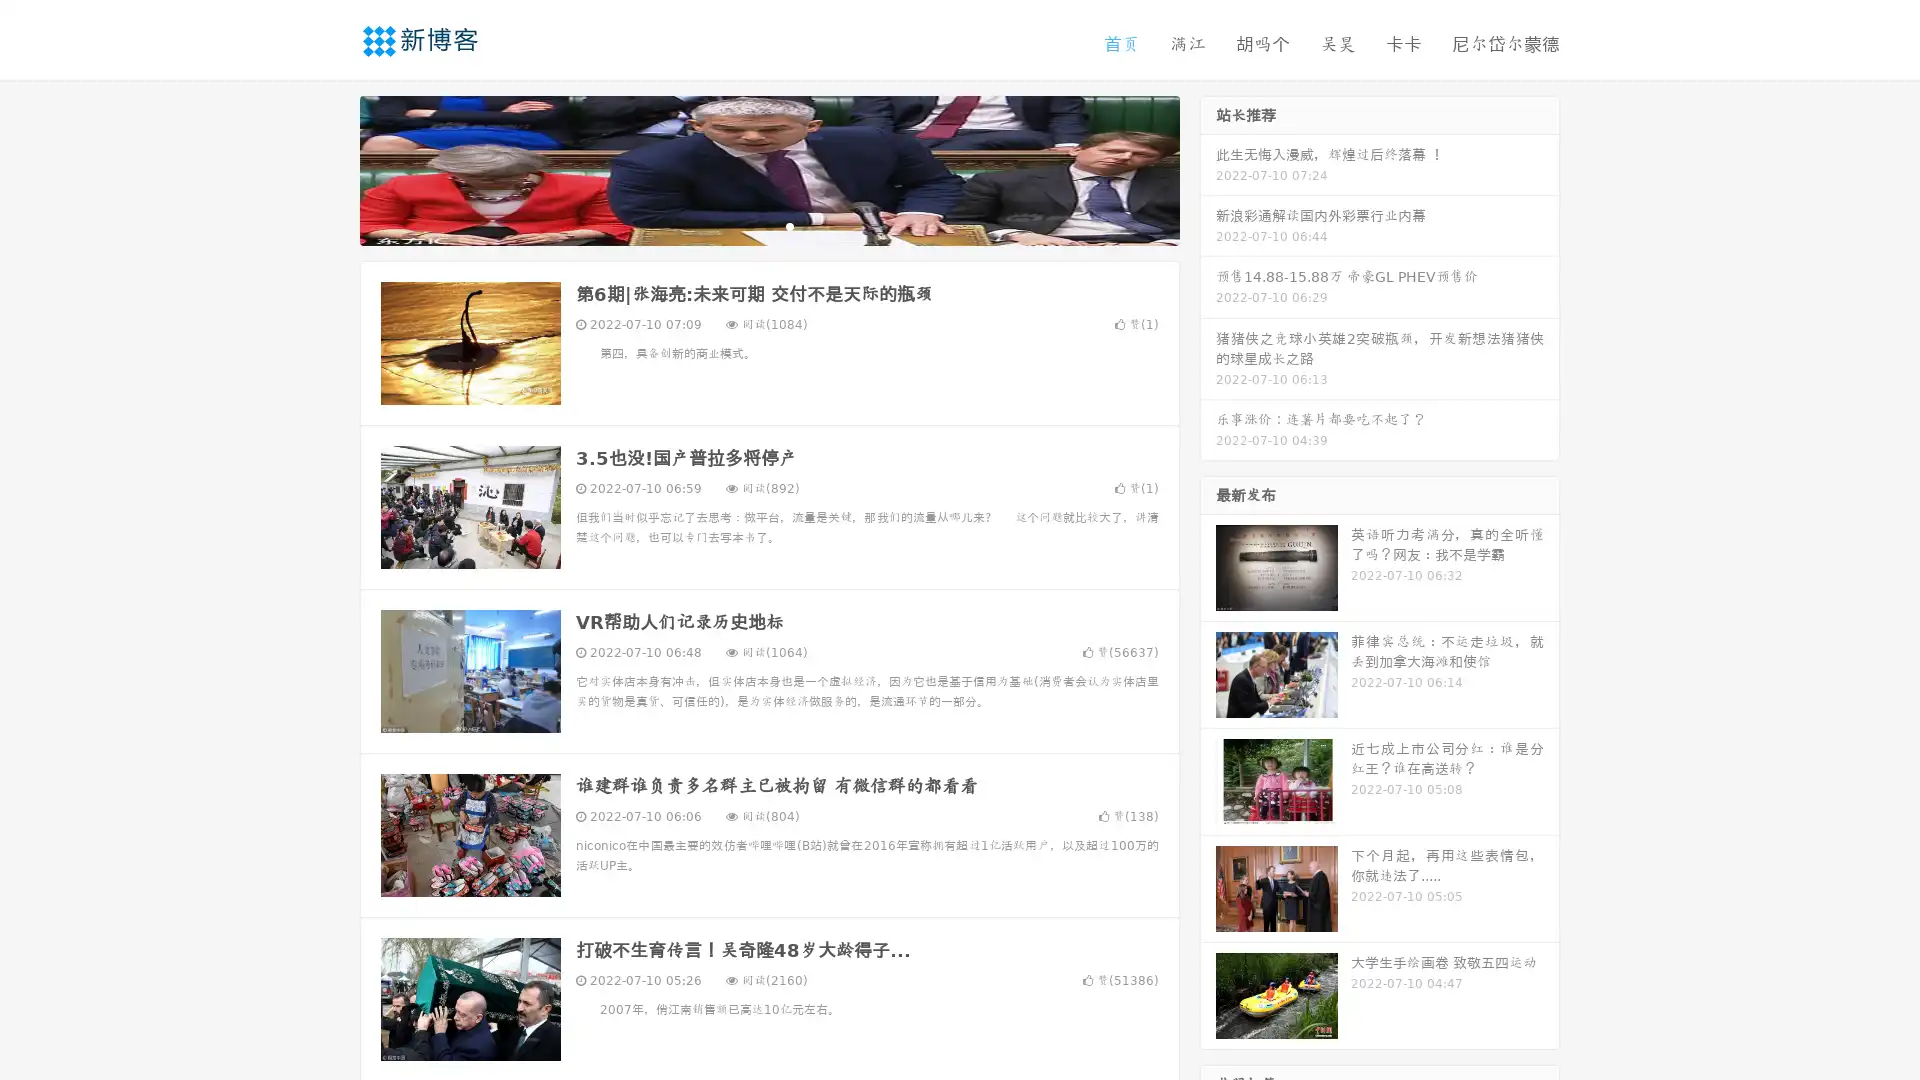 The height and width of the screenshot is (1080, 1920). Describe the element at coordinates (330, 168) in the screenshot. I see `Previous slide` at that location.